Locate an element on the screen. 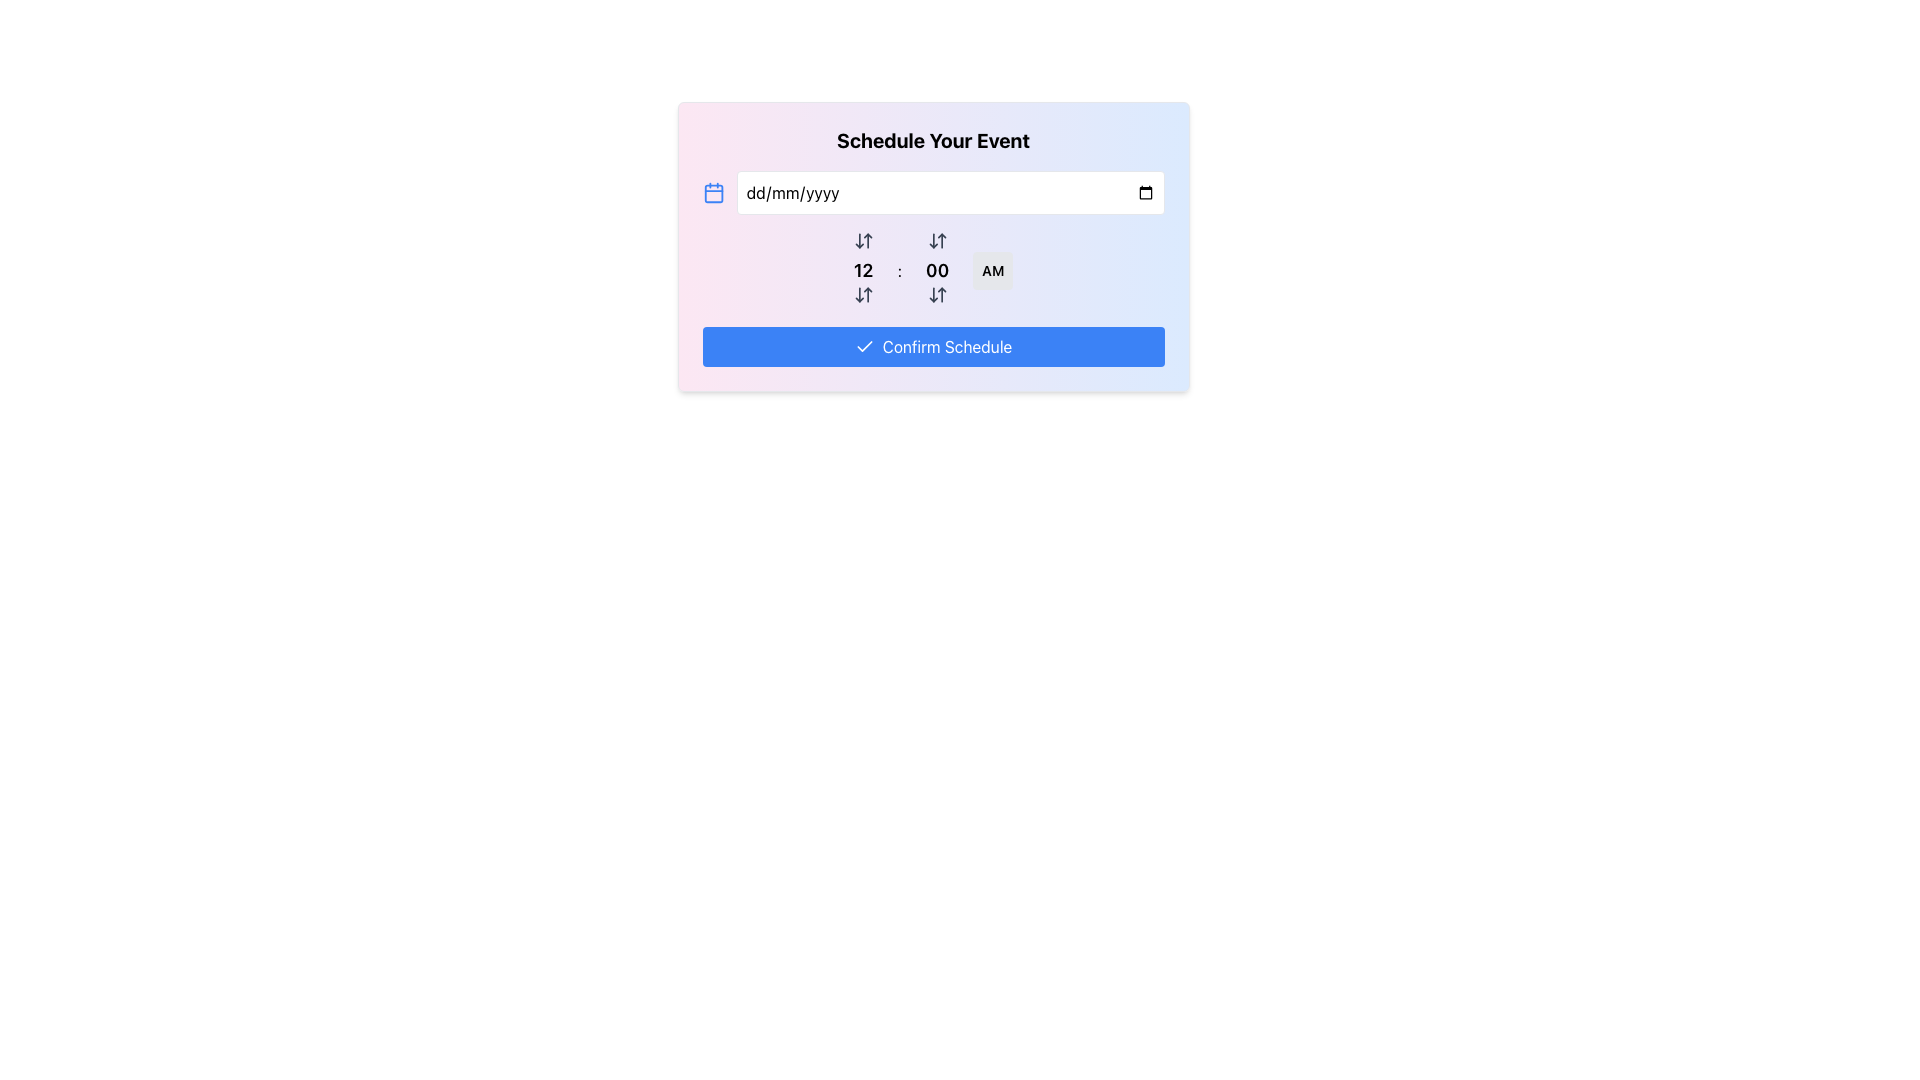 The width and height of the screenshot is (1920, 1080). the confirmation button located below the time and date selection labeled '12:00AM' to confirm the schedule is located at coordinates (932, 346).